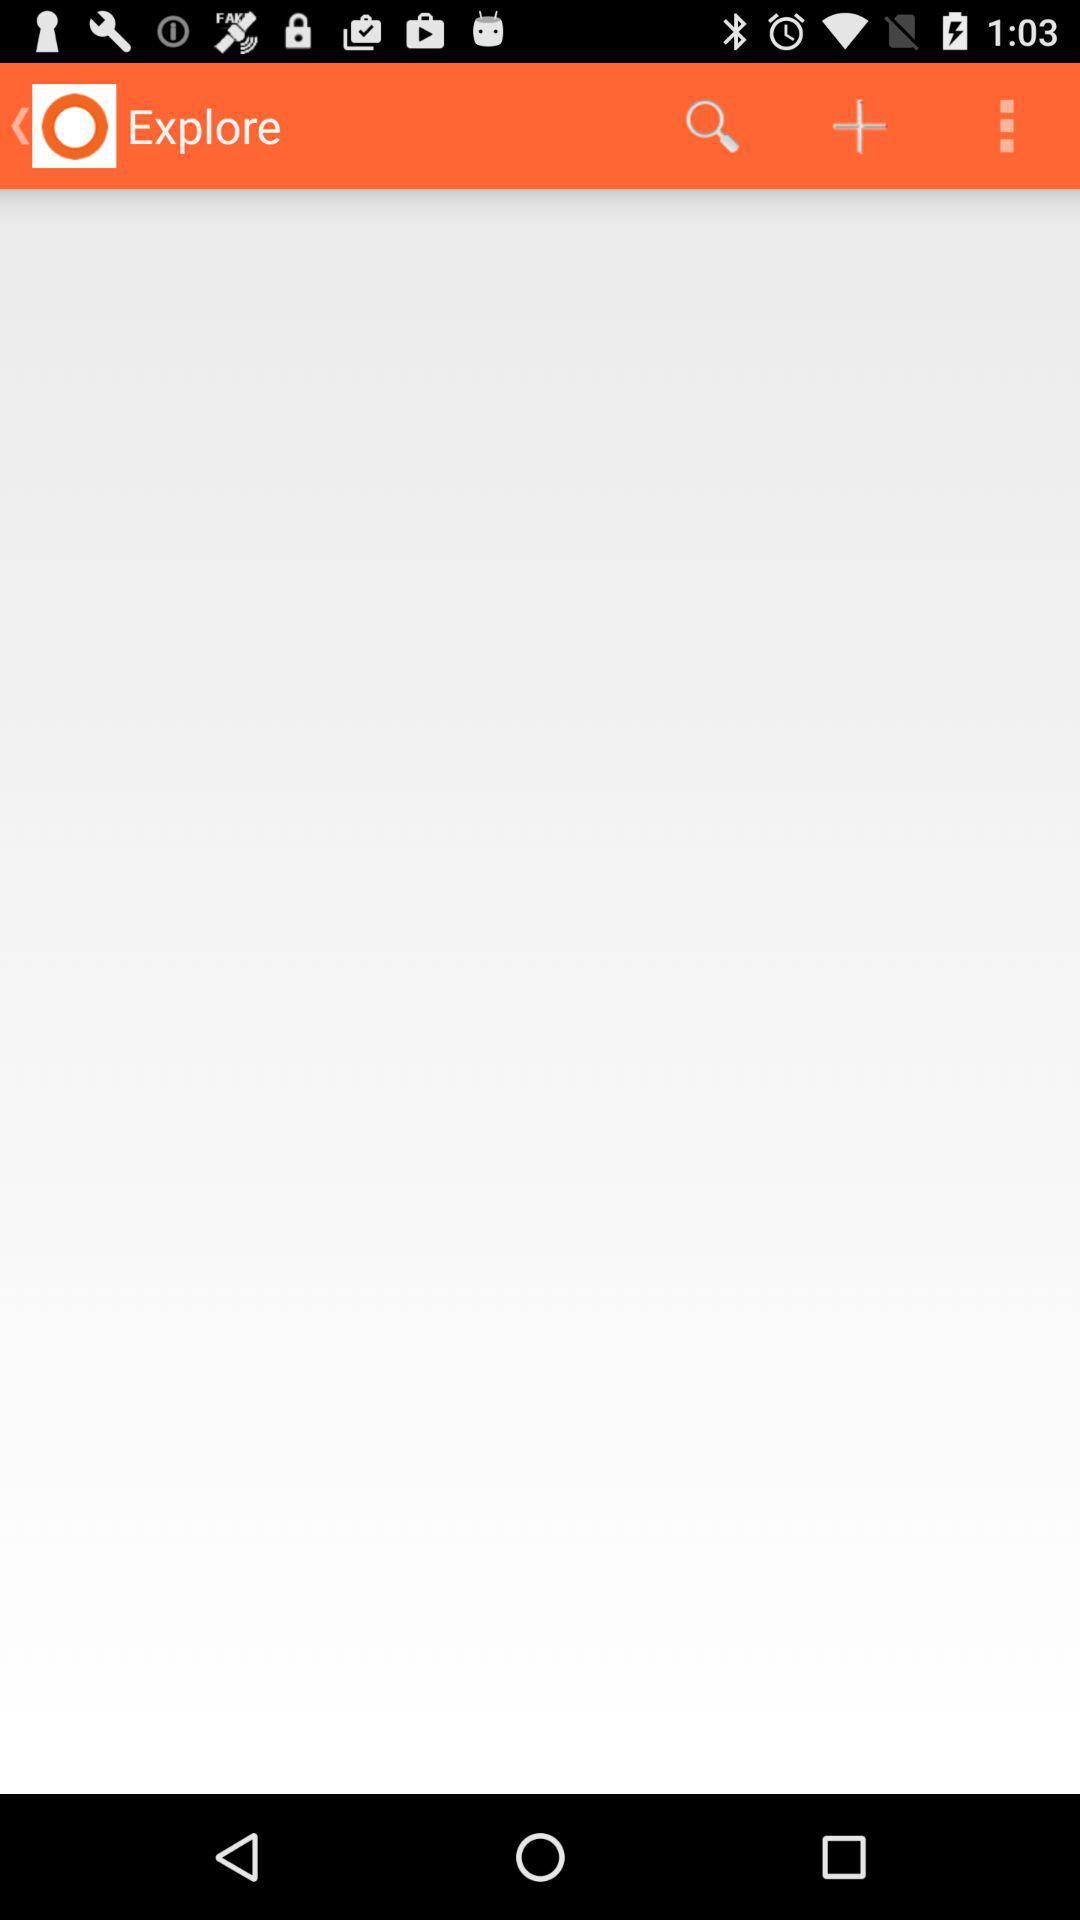  What do you see at coordinates (711, 124) in the screenshot?
I see `app to the right of the explore item` at bounding box center [711, 124].